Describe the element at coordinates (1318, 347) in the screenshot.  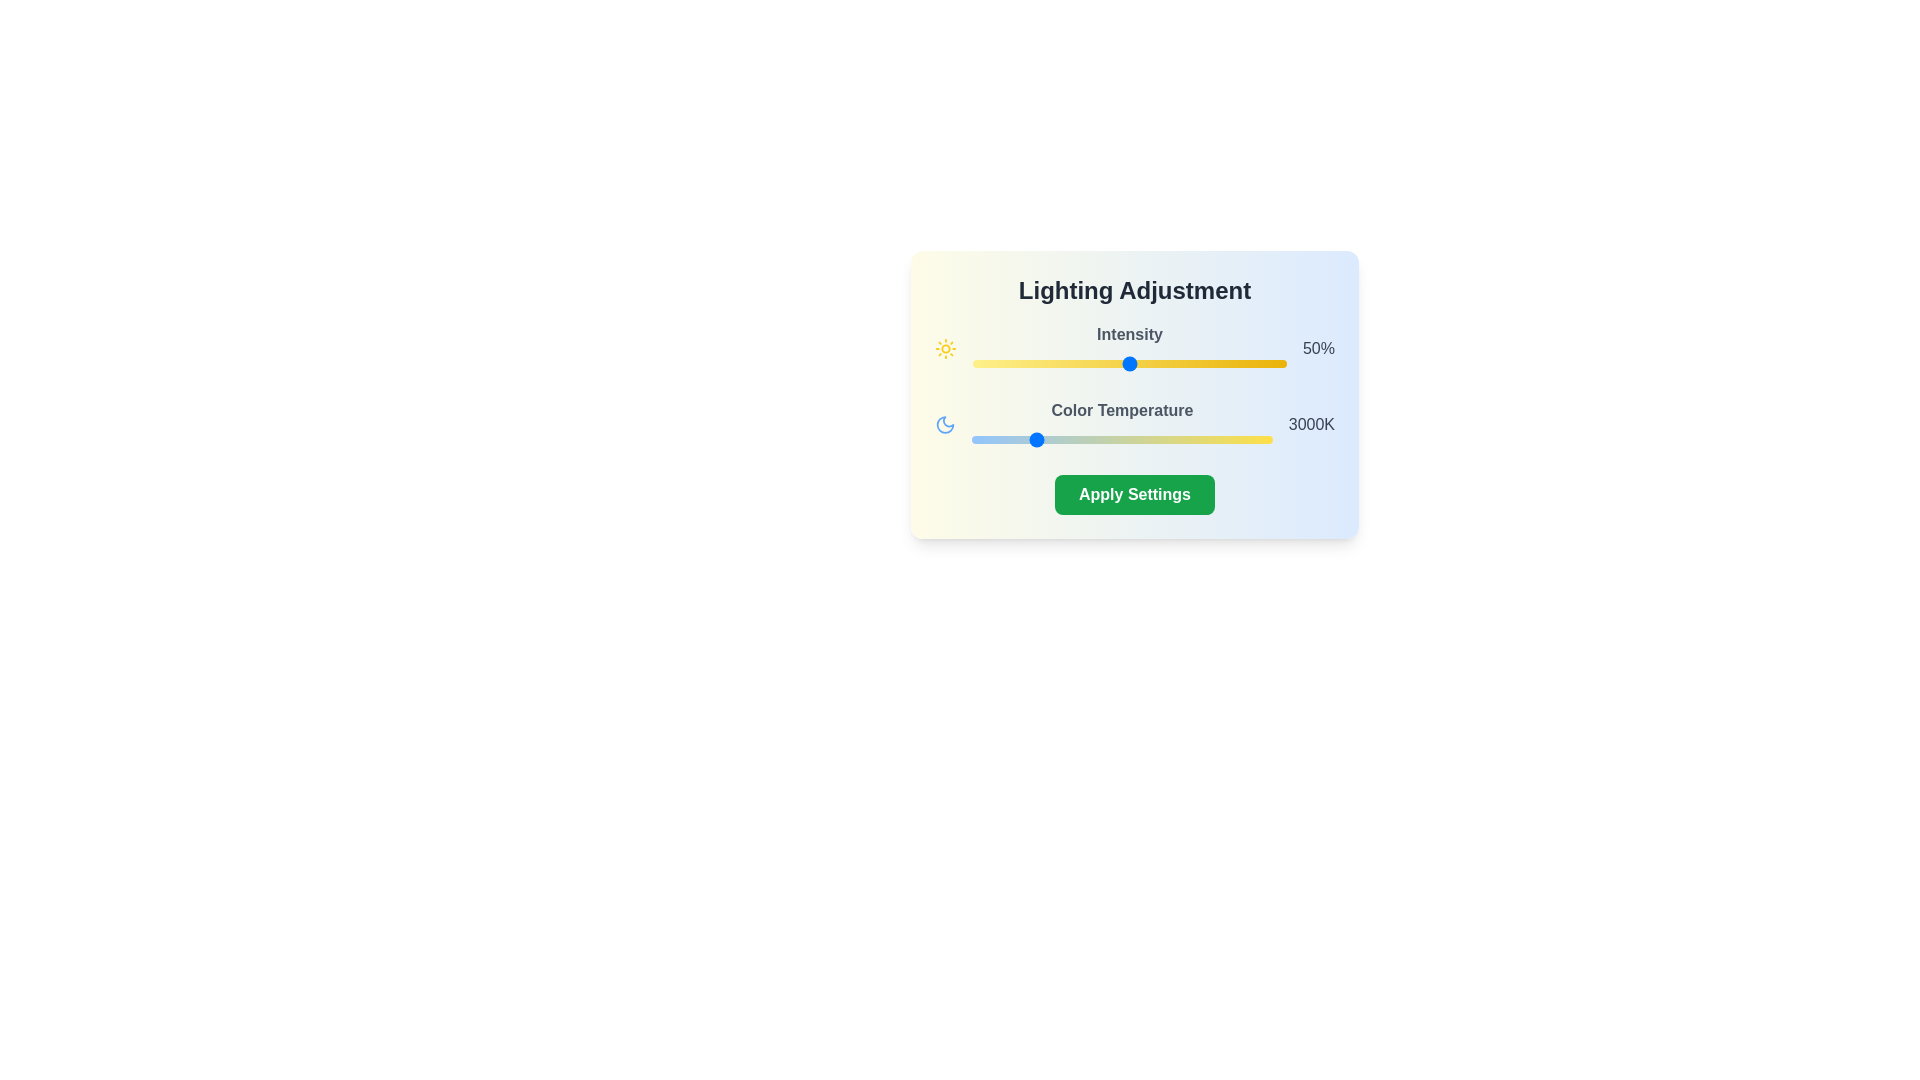
I see `the text '50%' from the component` at that location.